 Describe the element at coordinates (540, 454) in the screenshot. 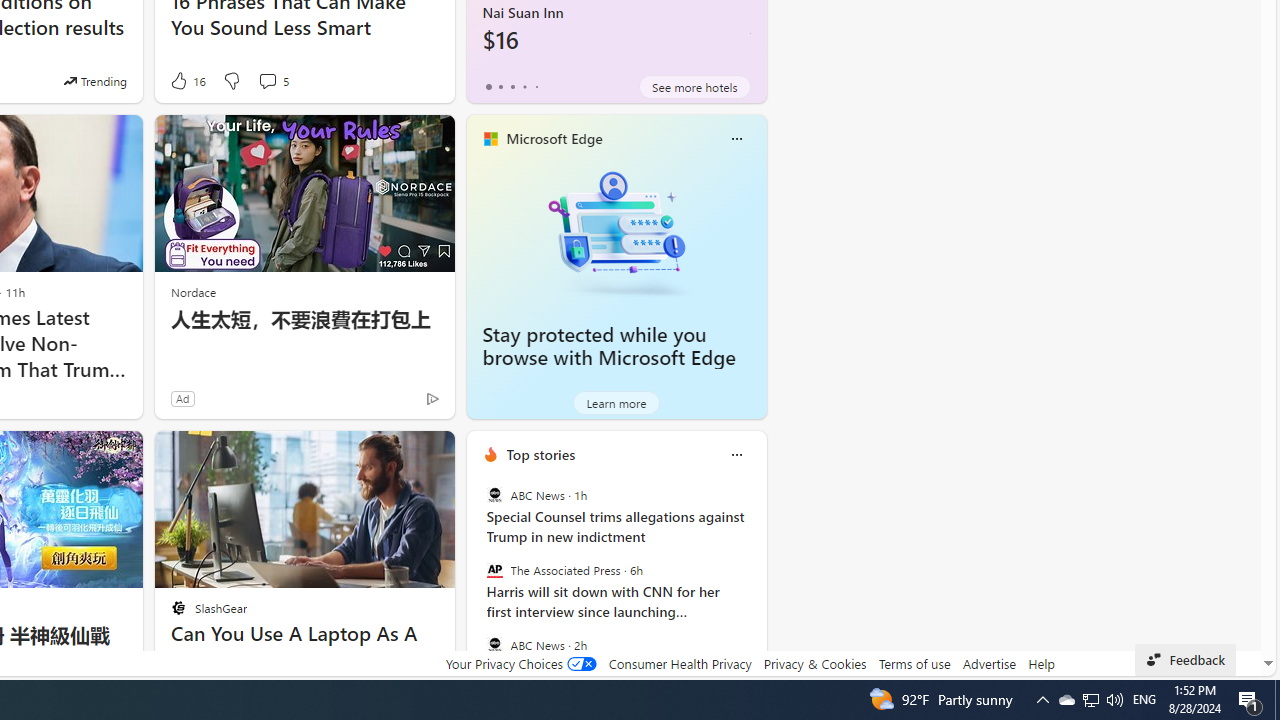

I see `'Top stories'` at that location.